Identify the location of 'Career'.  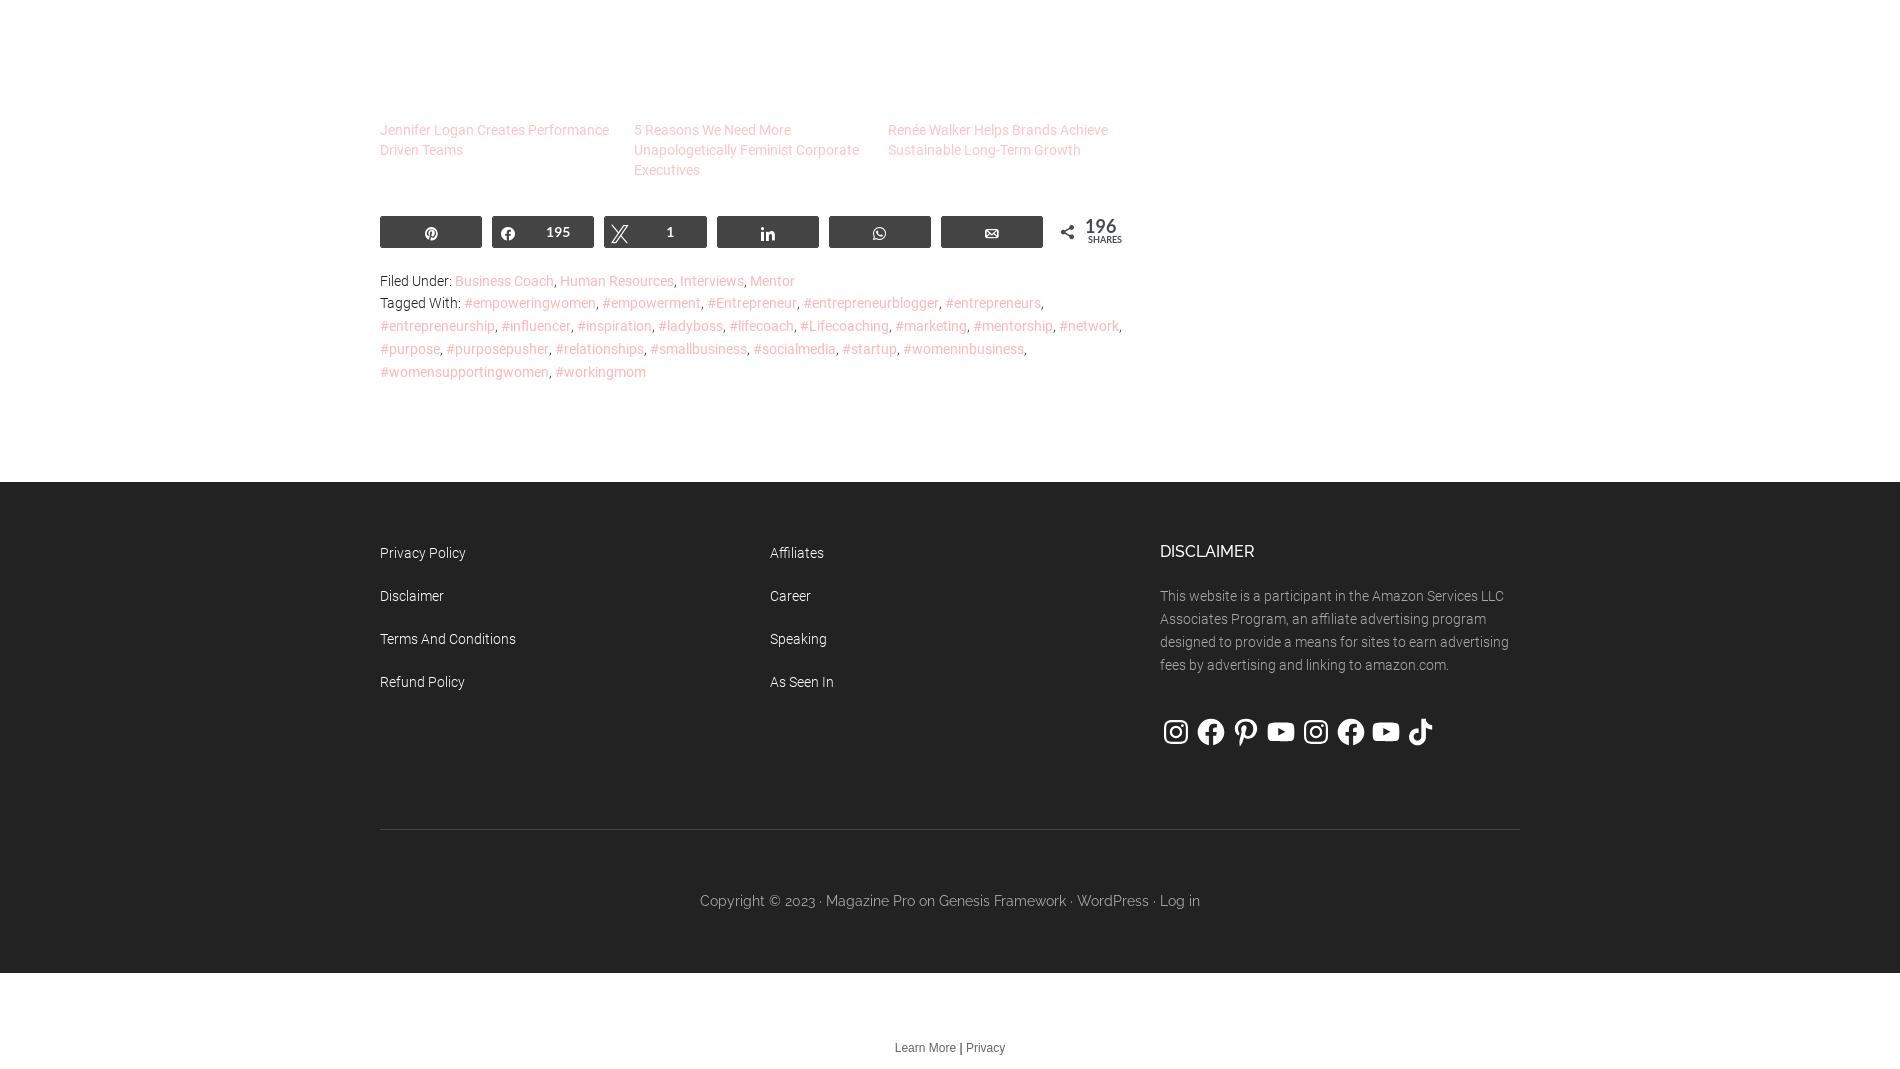
(789, 595).